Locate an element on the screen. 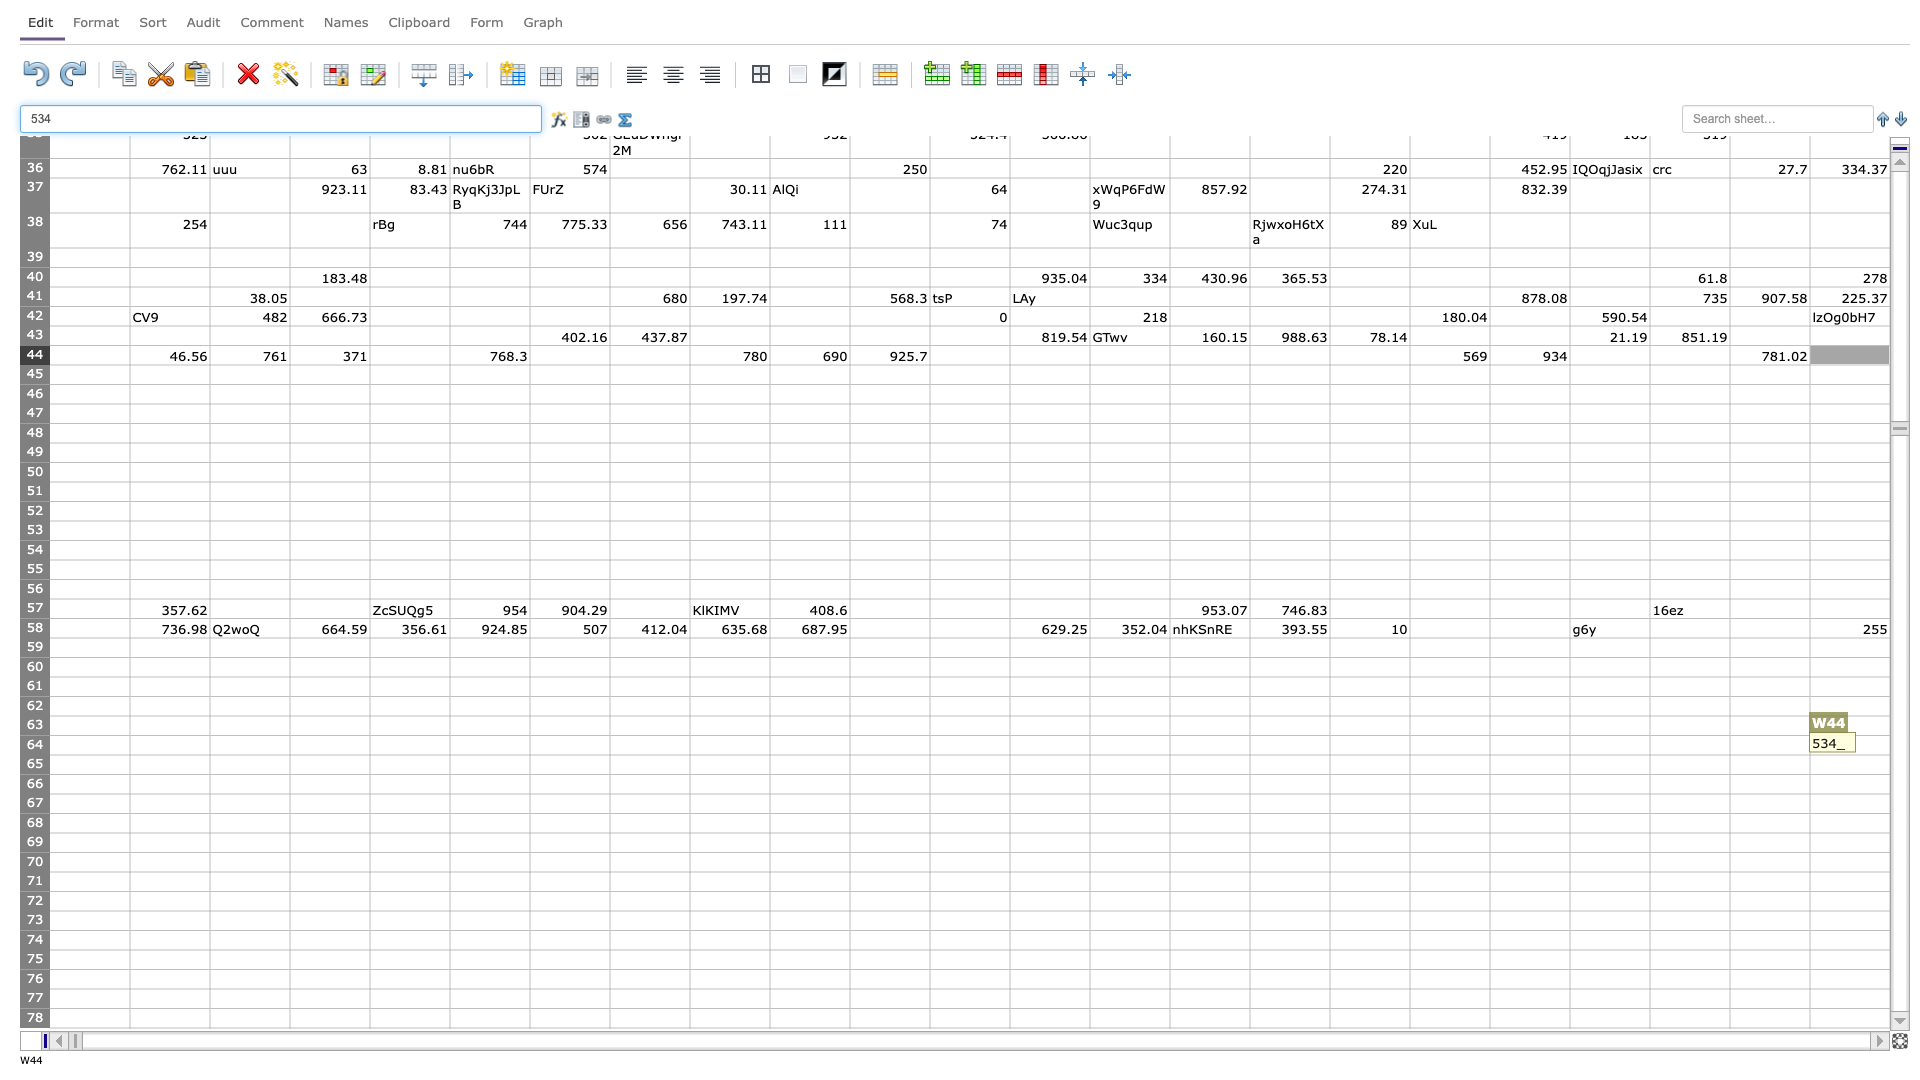  bottom right corner of C65 is located at coordinates (288, 773).